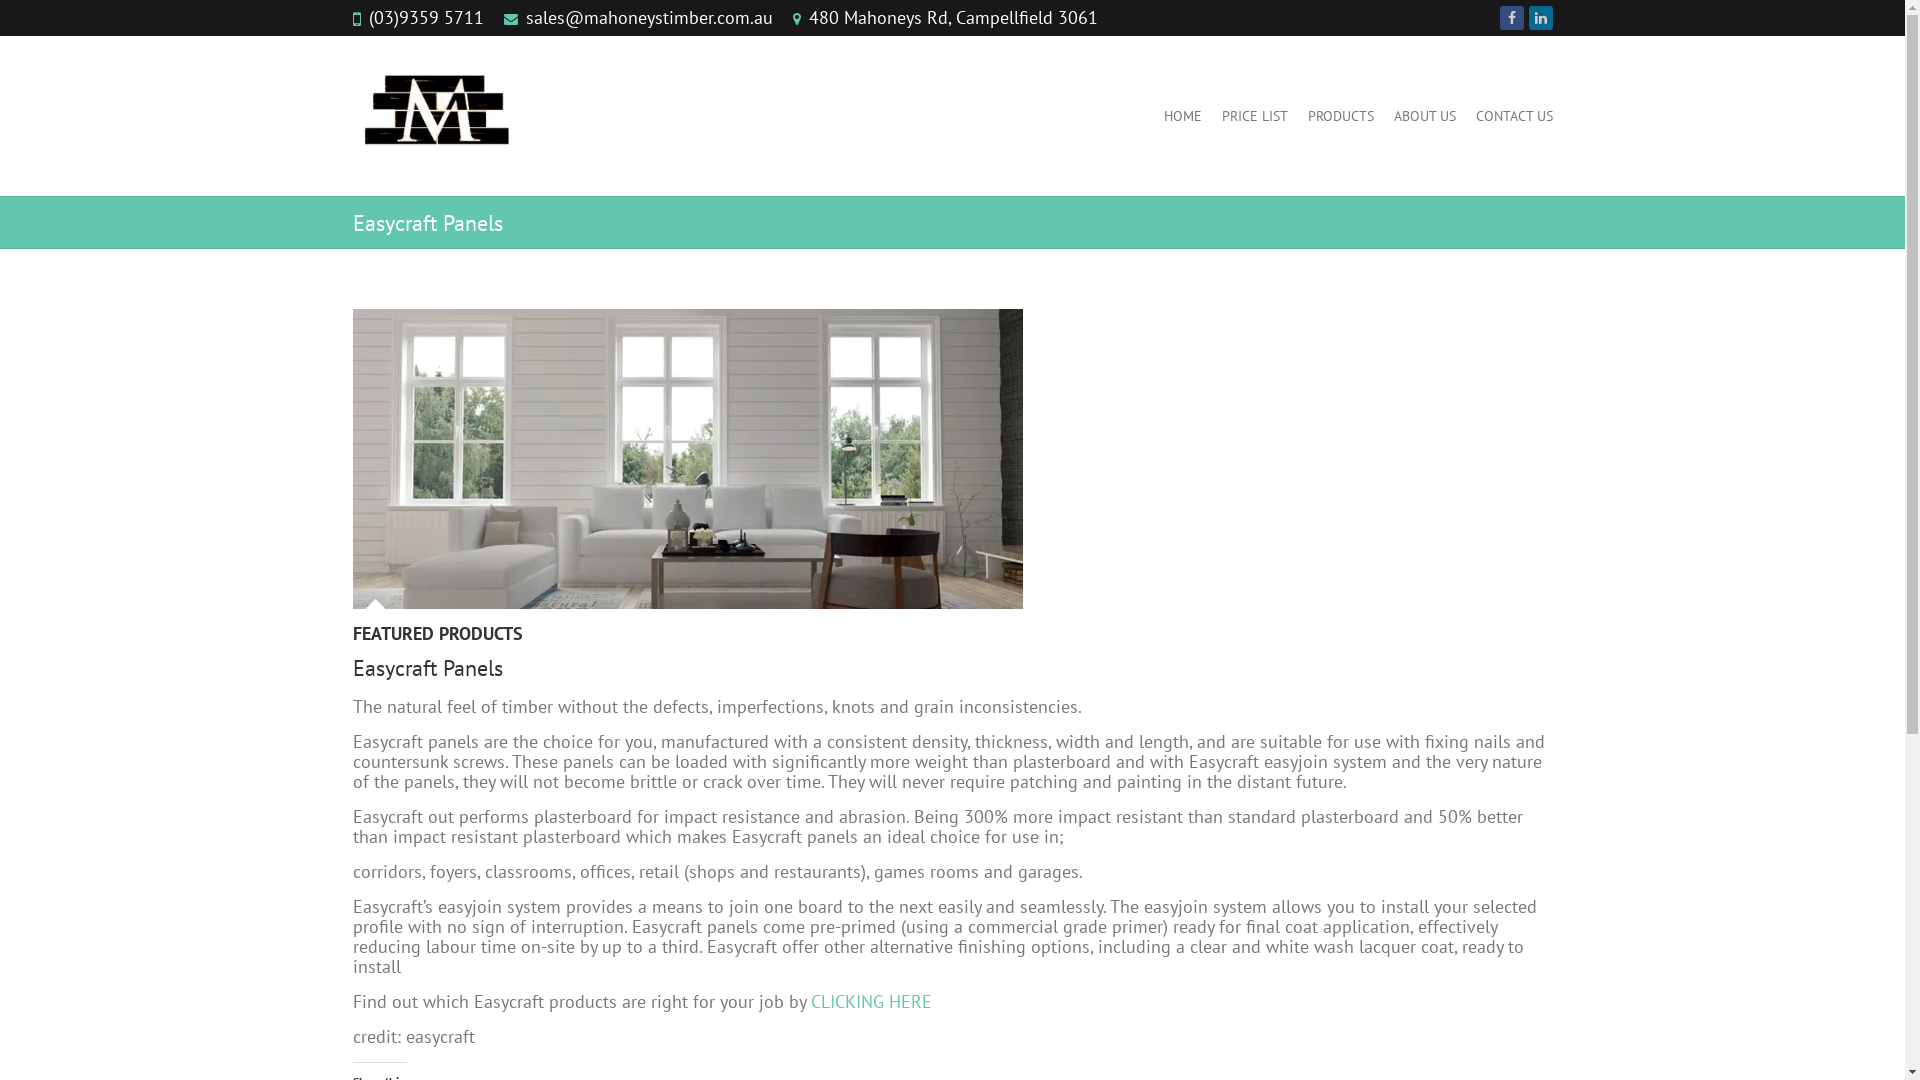  What do you see at coordinates (1539, 18) in the screenshot?
I see `' on LinkedIn'` at bounding box center [1539, 18].